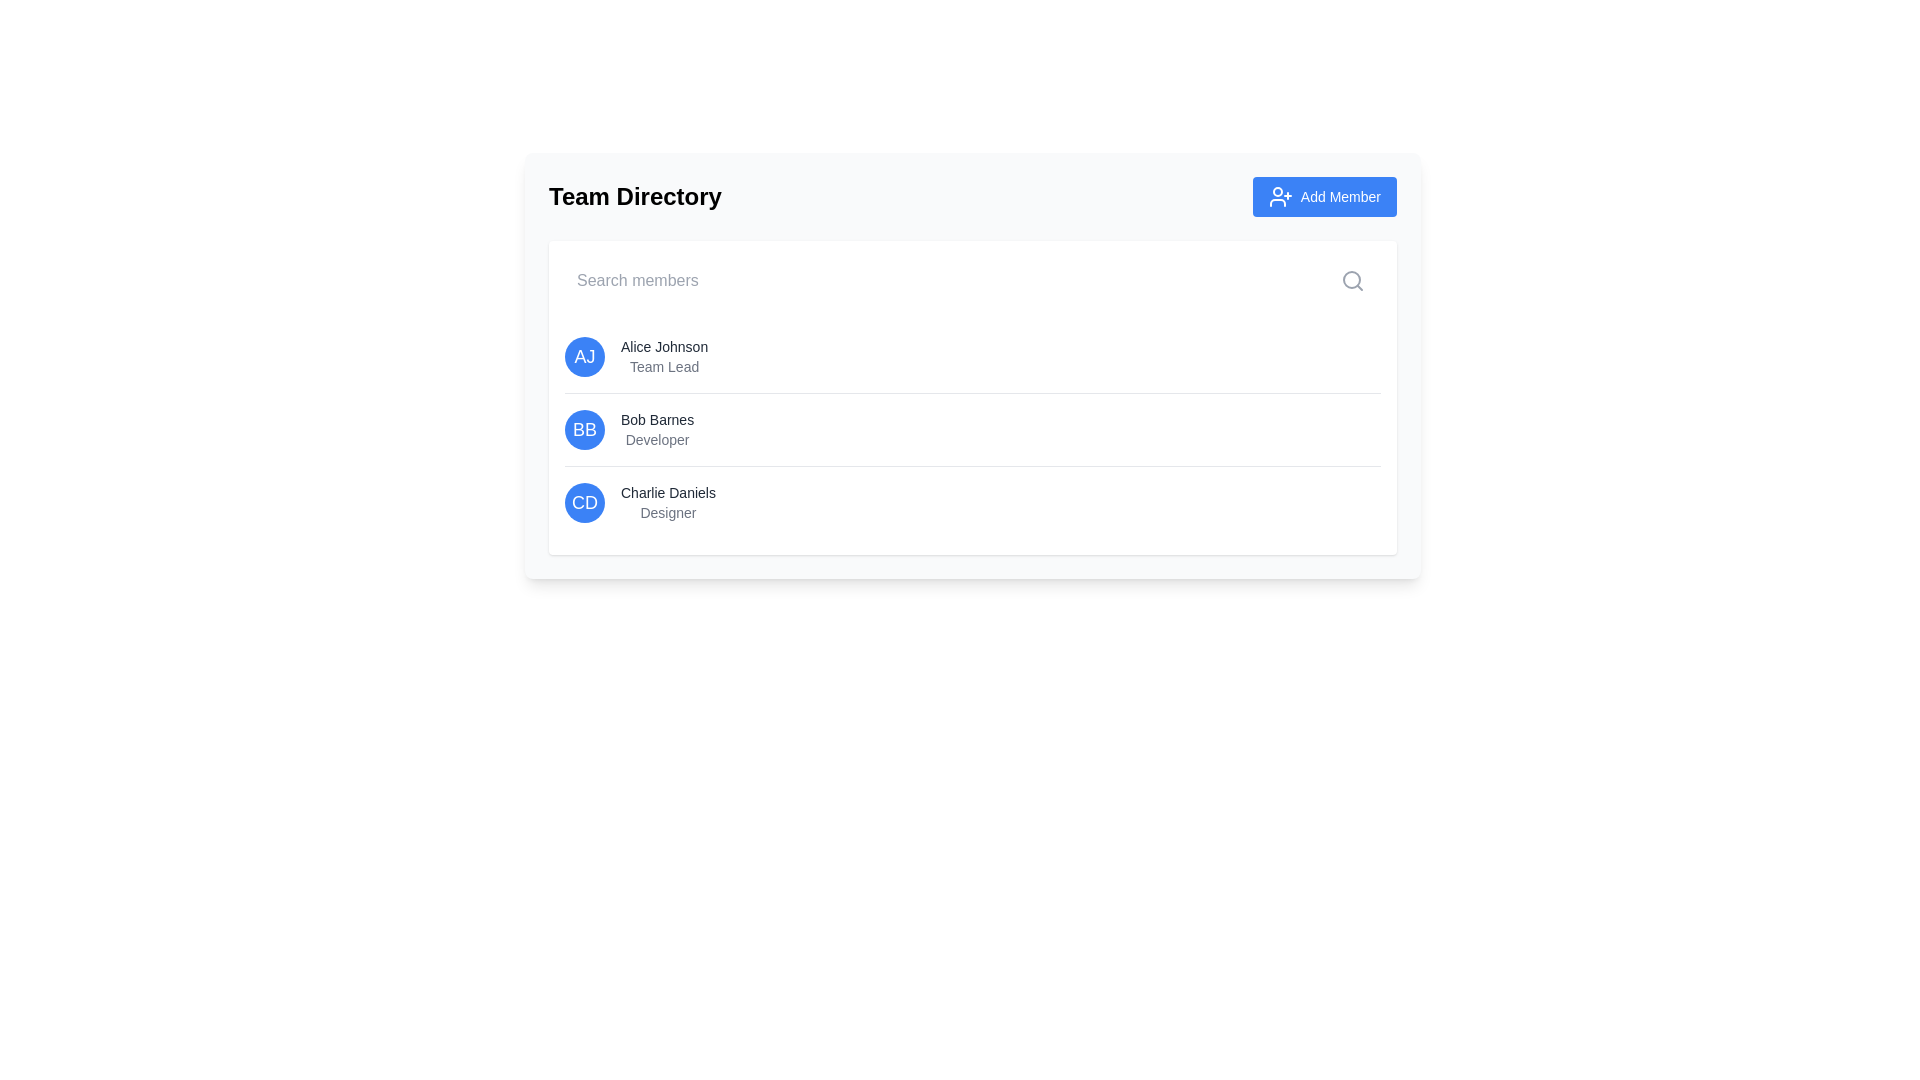 This screenshot has width=1920, height=1080. I want to click on the text label displaying the name 'Alice Johnson', so click(664, 346).